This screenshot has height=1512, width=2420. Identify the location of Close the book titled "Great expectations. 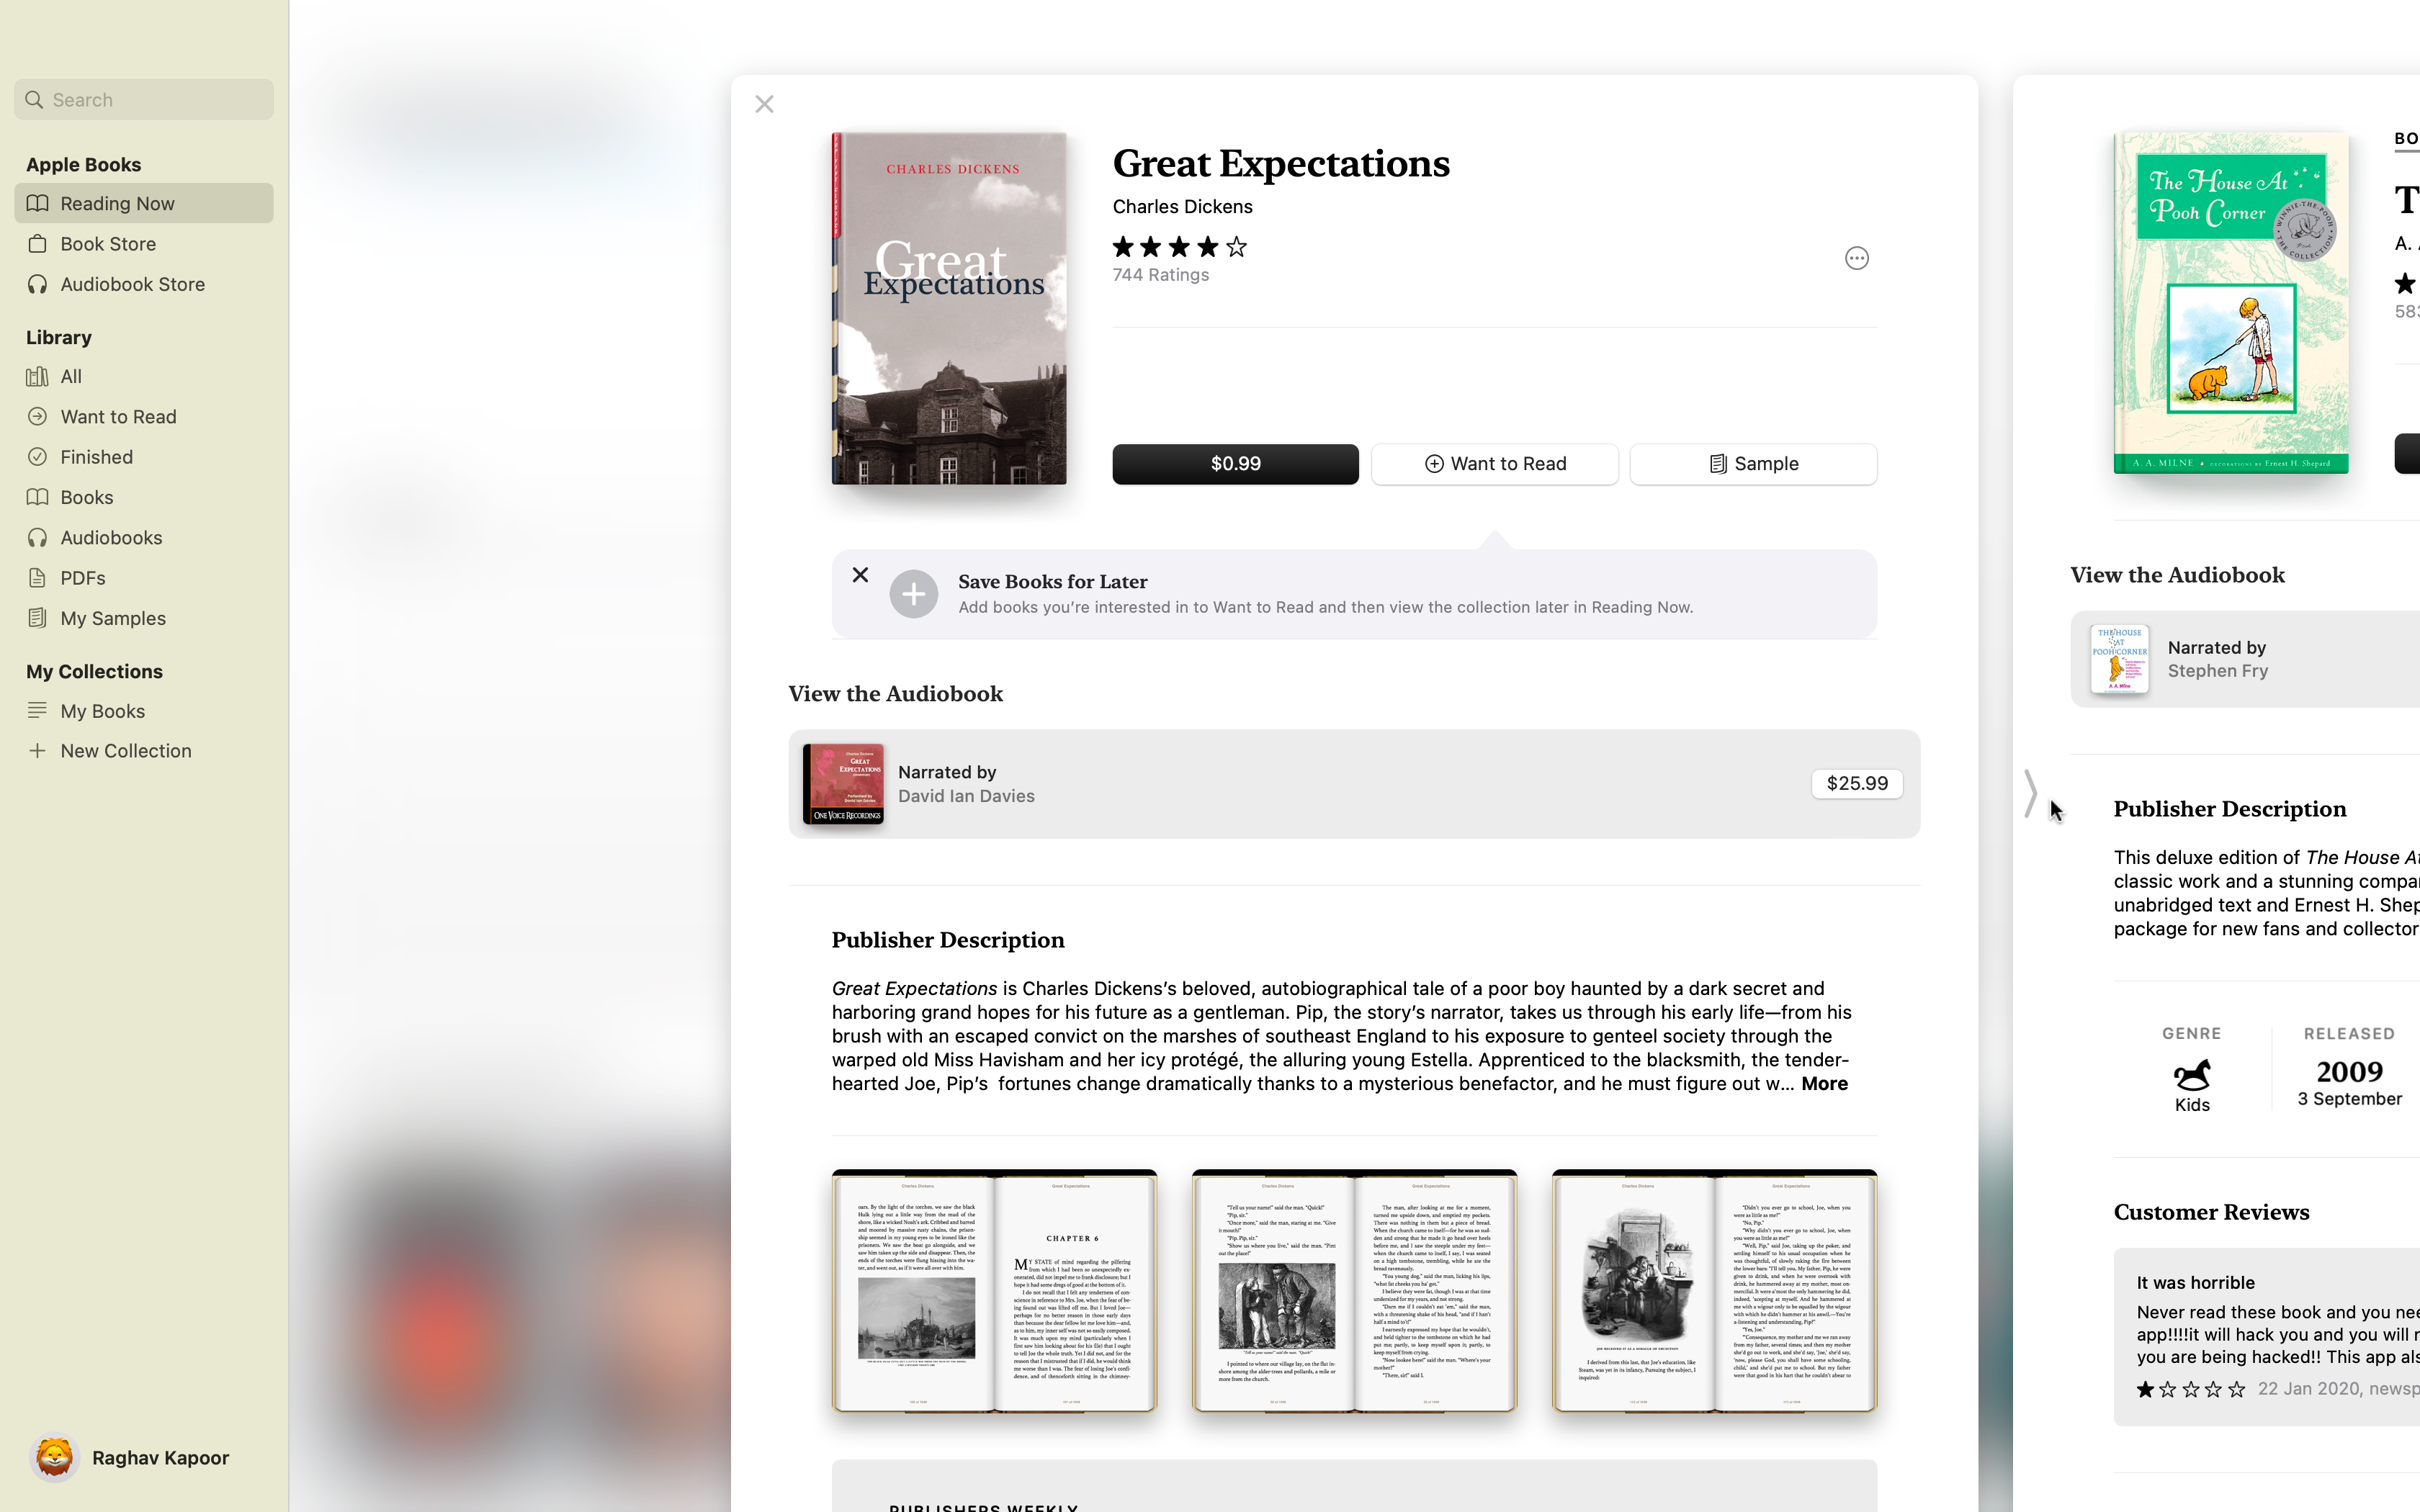
(763, 103).